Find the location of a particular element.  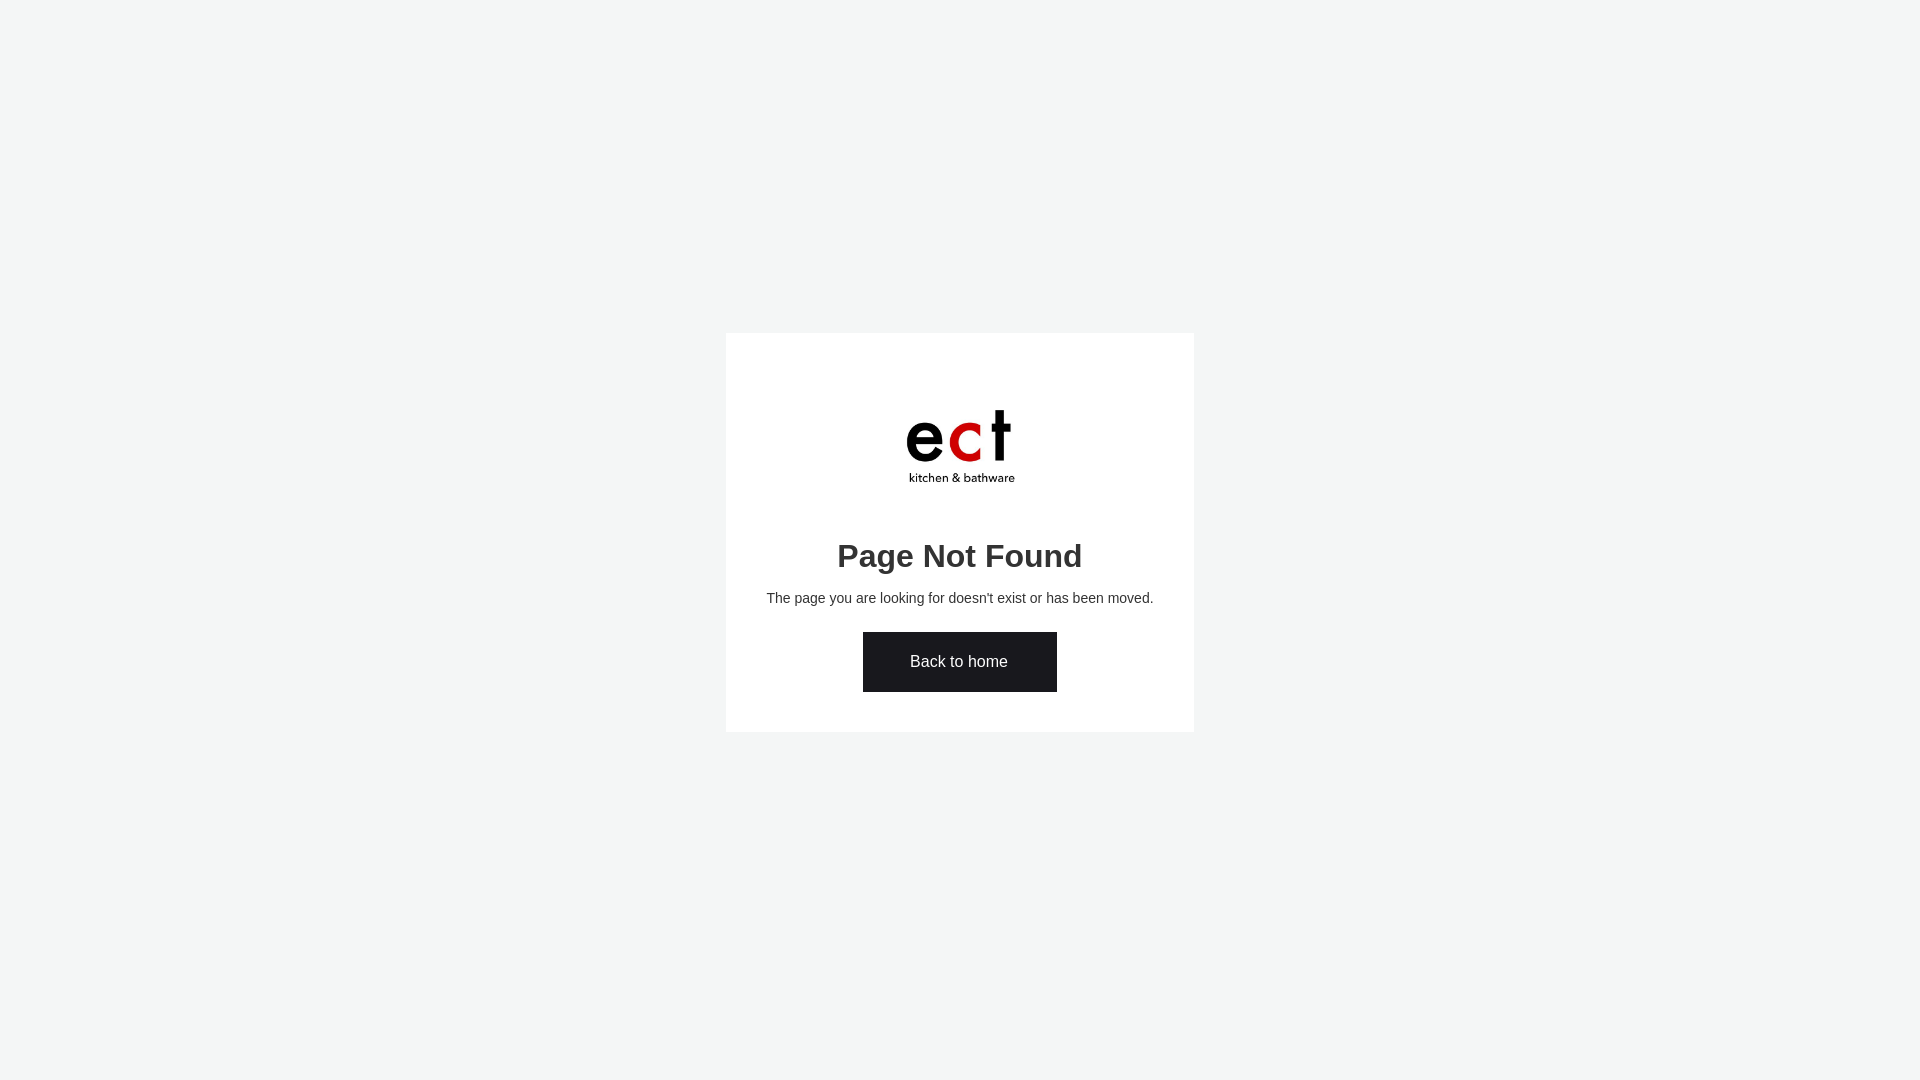

'Back to home' is located at coordinates (960, 662).